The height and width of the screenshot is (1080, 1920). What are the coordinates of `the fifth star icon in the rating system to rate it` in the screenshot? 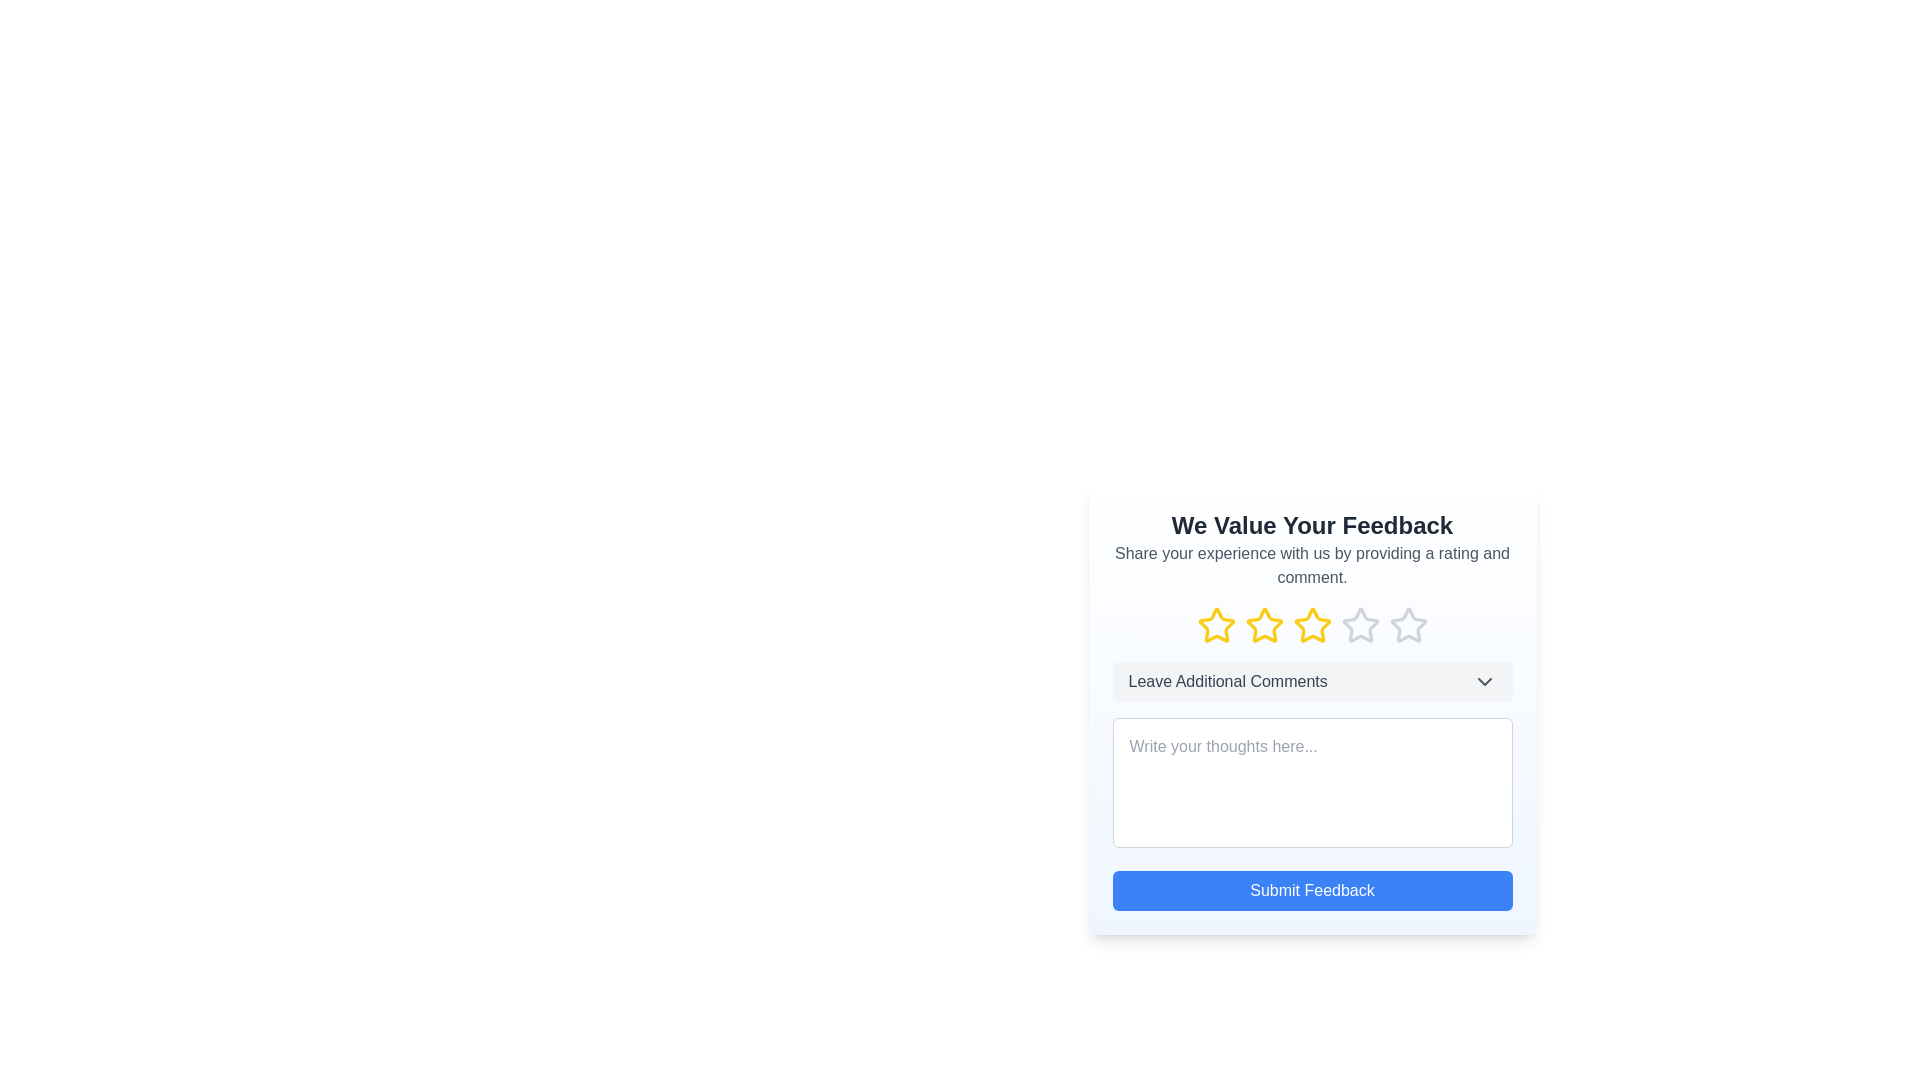 It's located at (1360, 624).